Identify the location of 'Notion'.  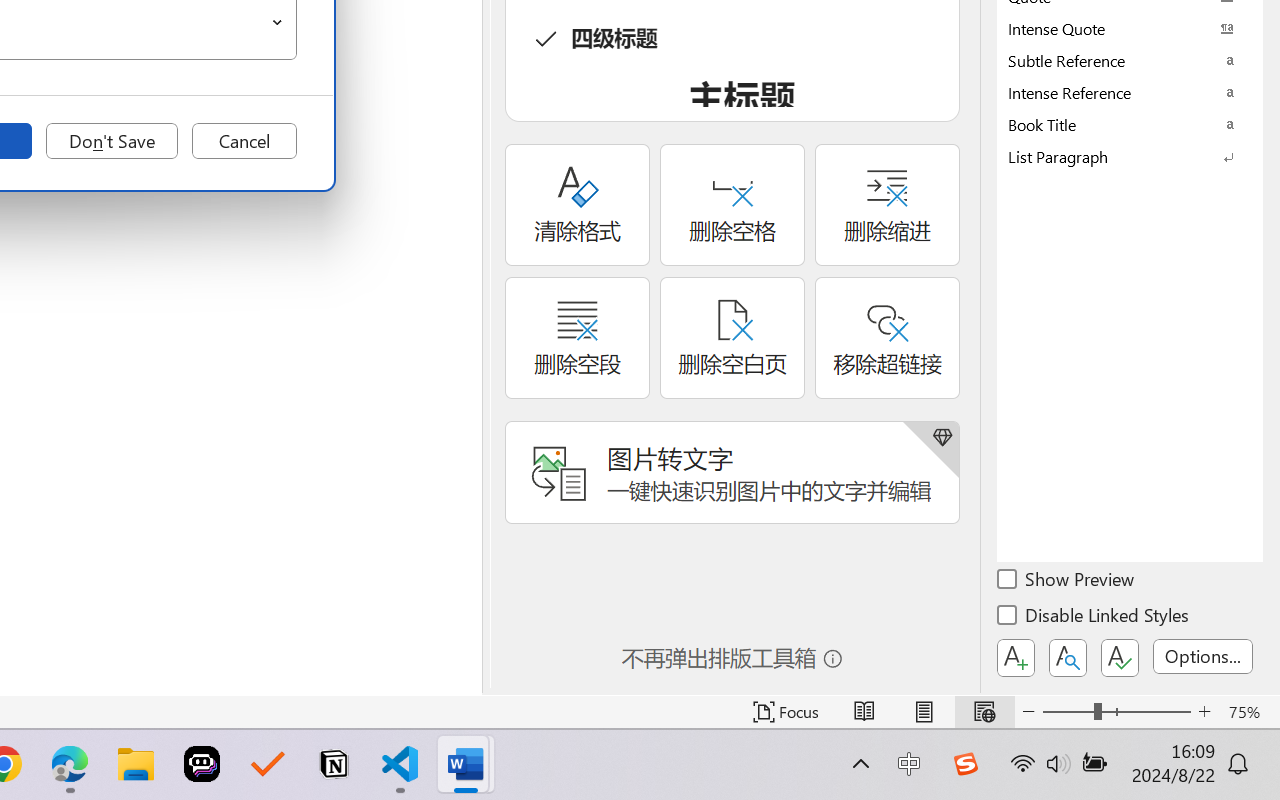
(334, 764).